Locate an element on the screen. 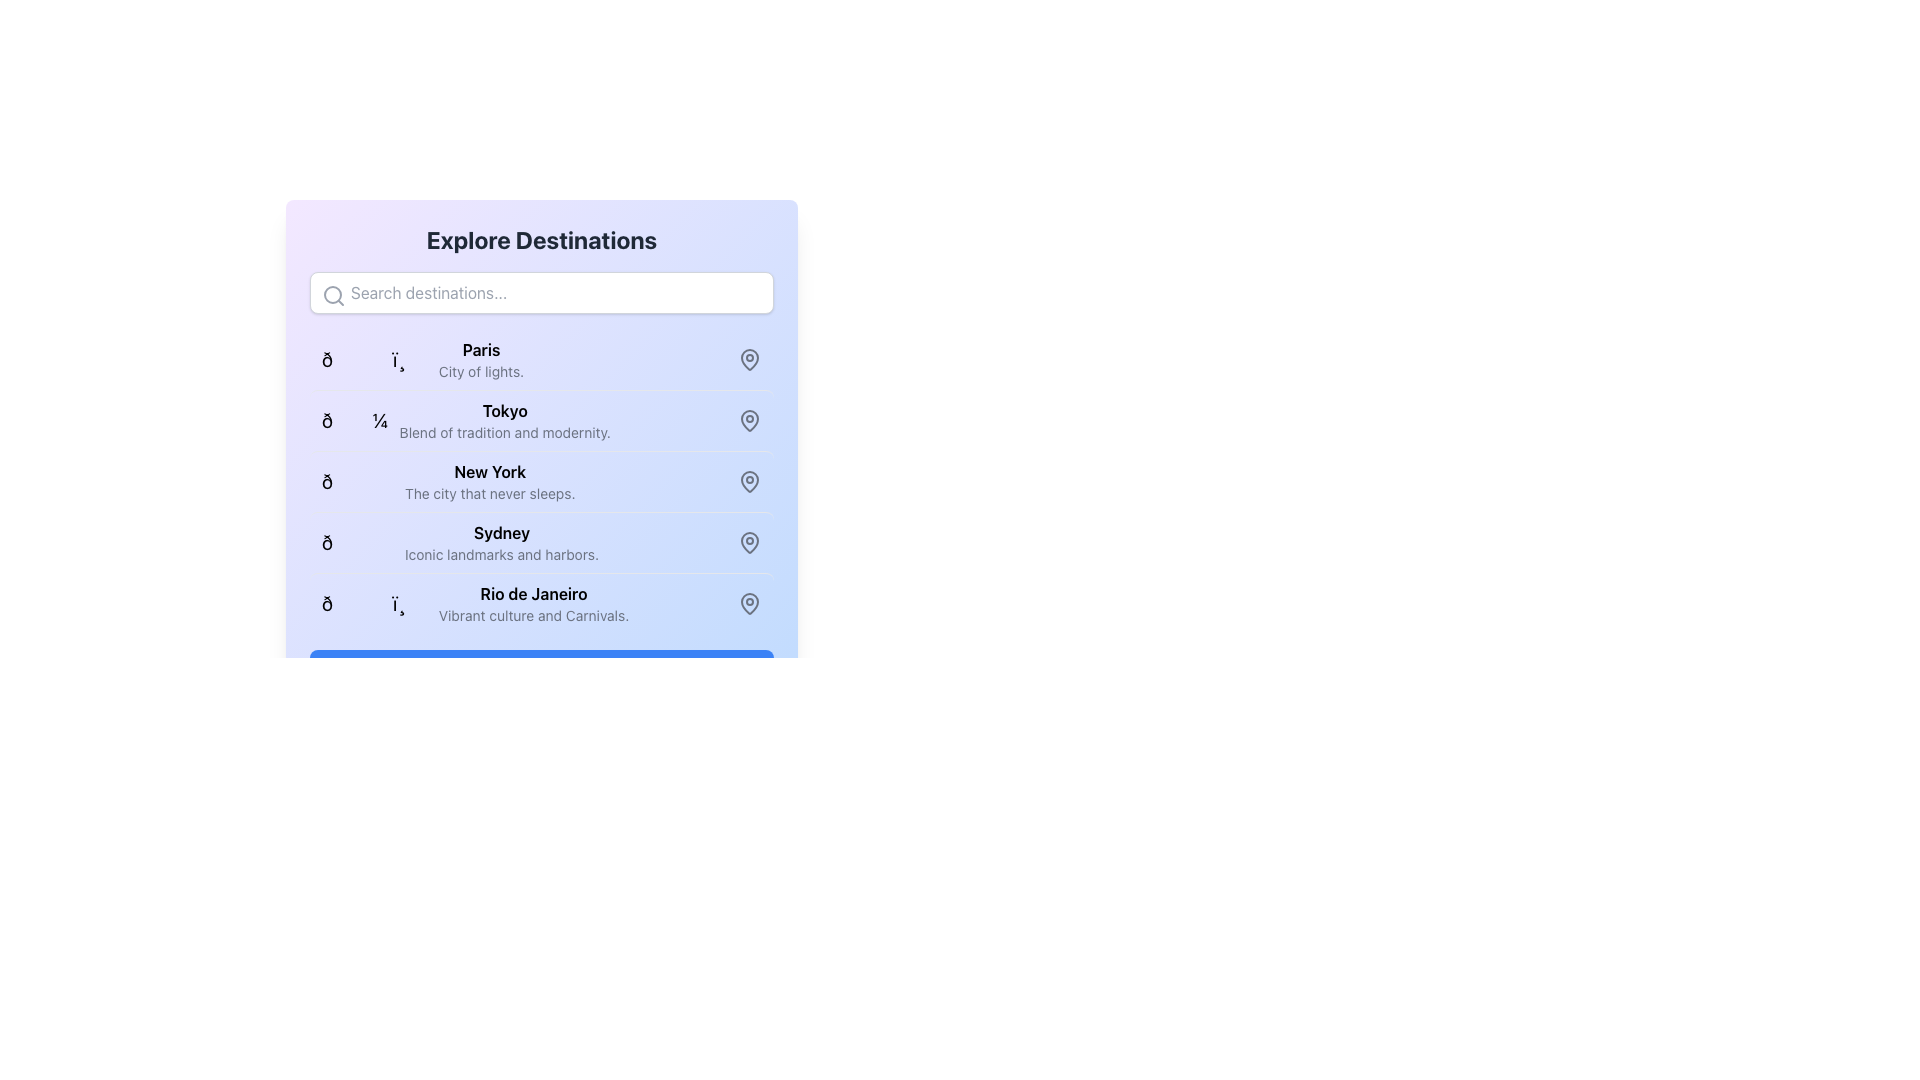 The width and height of the screenshot is (1920, 1080). the informational text block that describes the destination 'Paris', located in the second row of the destination list is located at coordinates (481, 358).